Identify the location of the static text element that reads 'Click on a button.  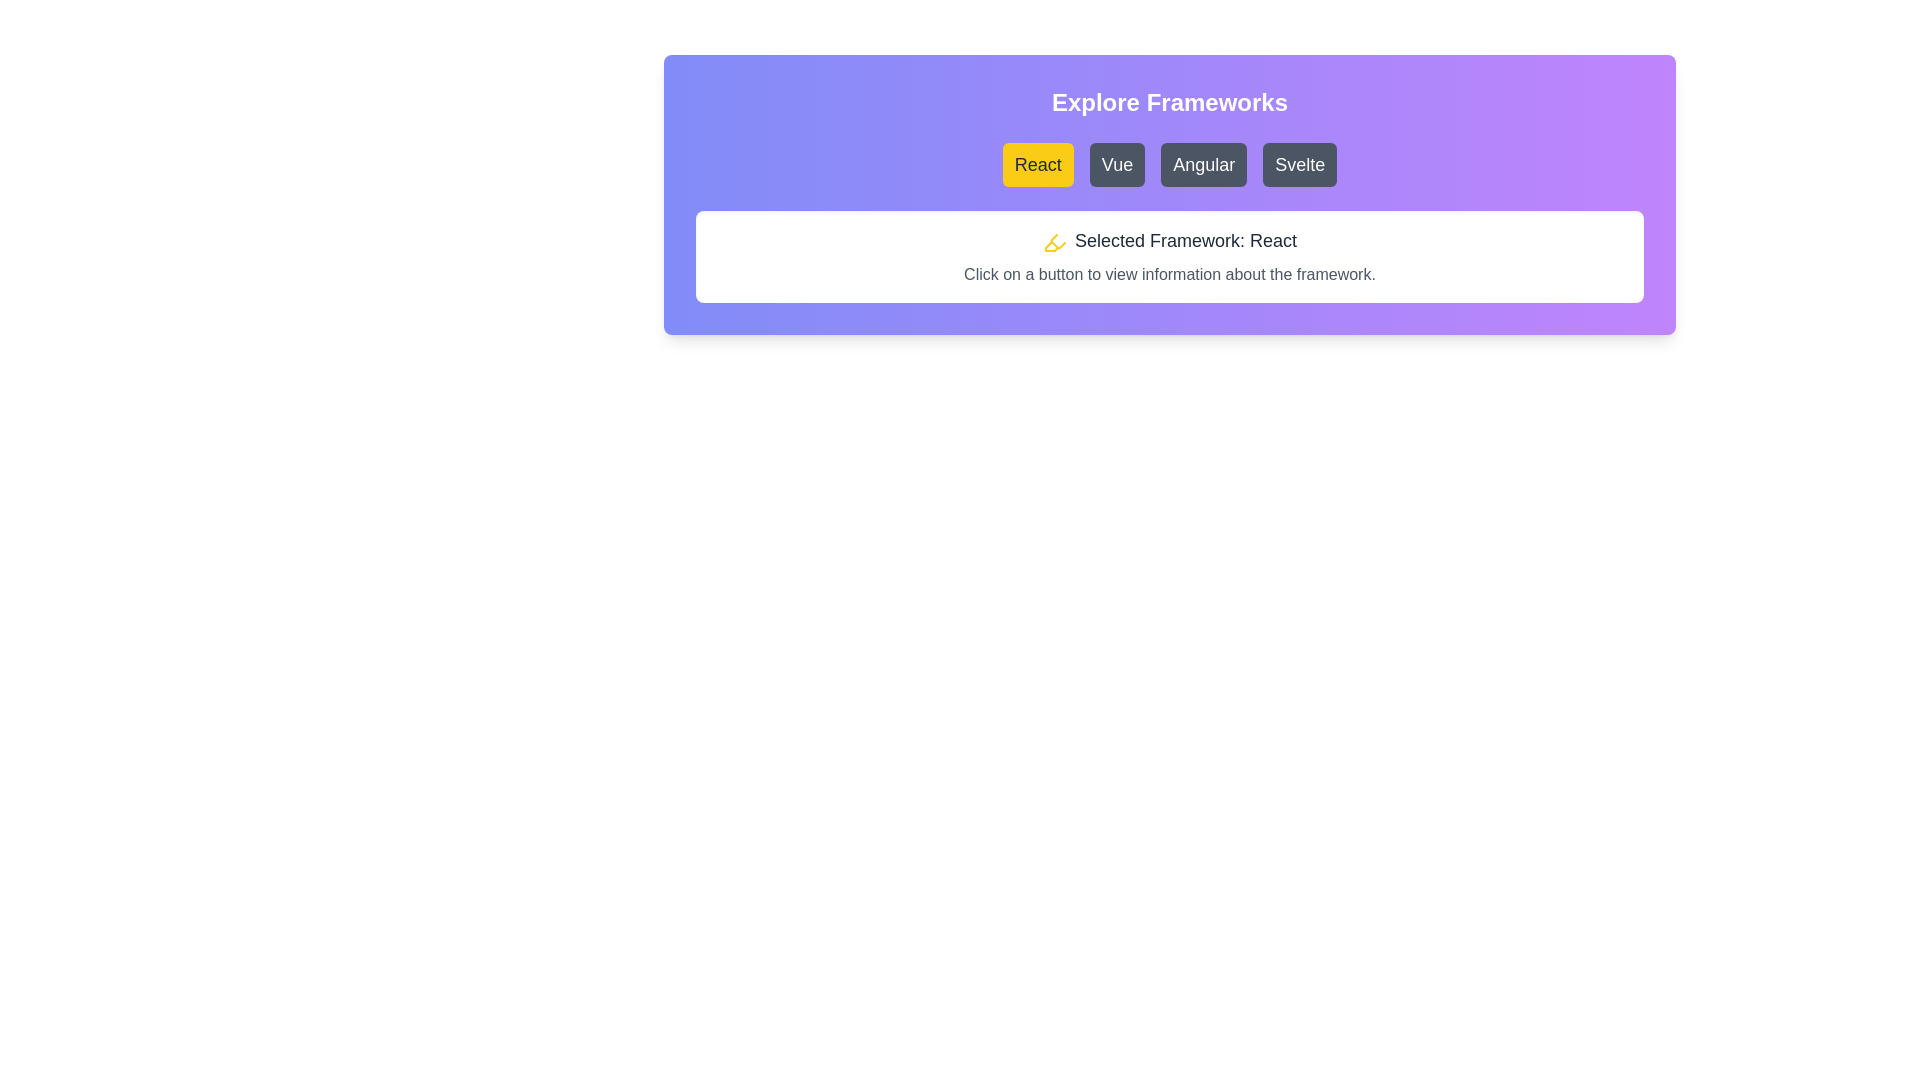
(1170, 274).